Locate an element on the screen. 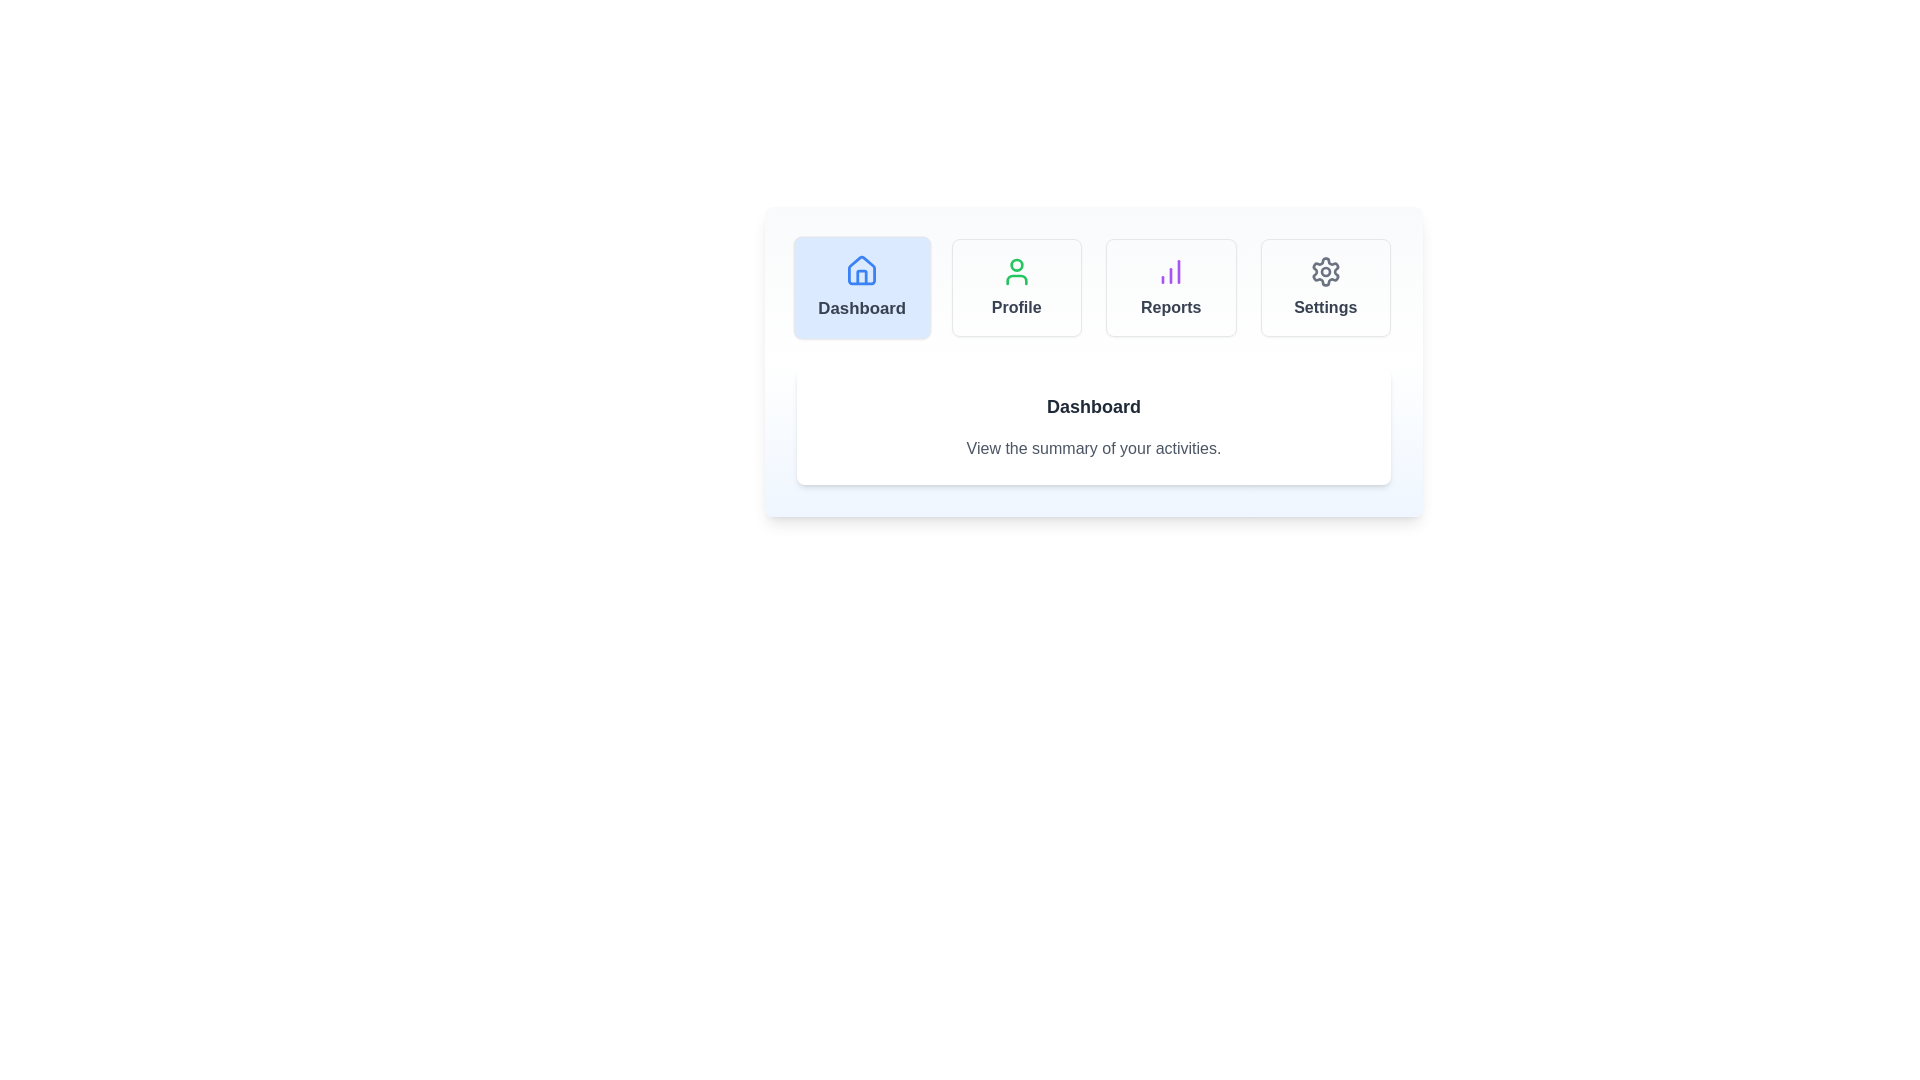  the Reports tab to navigate to it is located at coordinates (1171, 288).